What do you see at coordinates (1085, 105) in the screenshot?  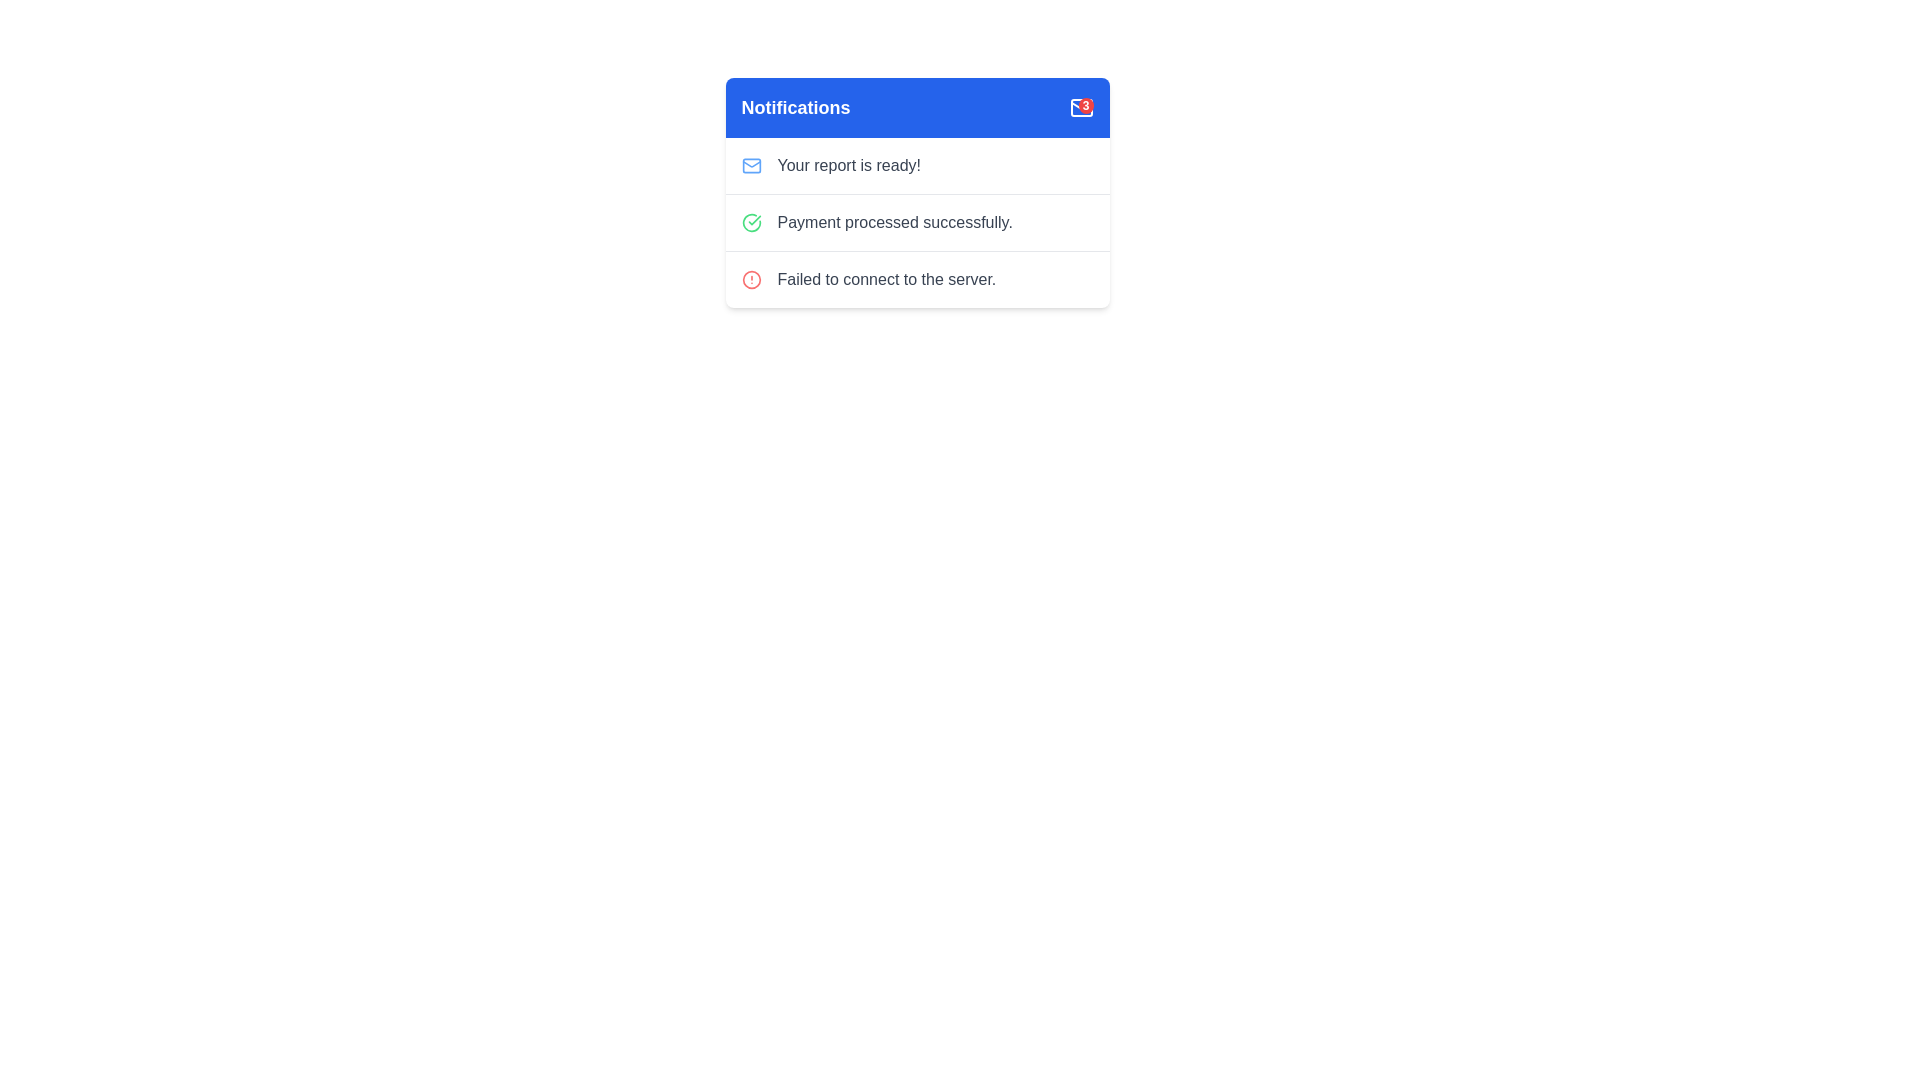 I see `the Notification Badge, which is a small circular badge with a red background and white text displaying the number '3', located in the top-right corner of the notification icon inside the blue notification header box` at bounding box center [1085, 105].